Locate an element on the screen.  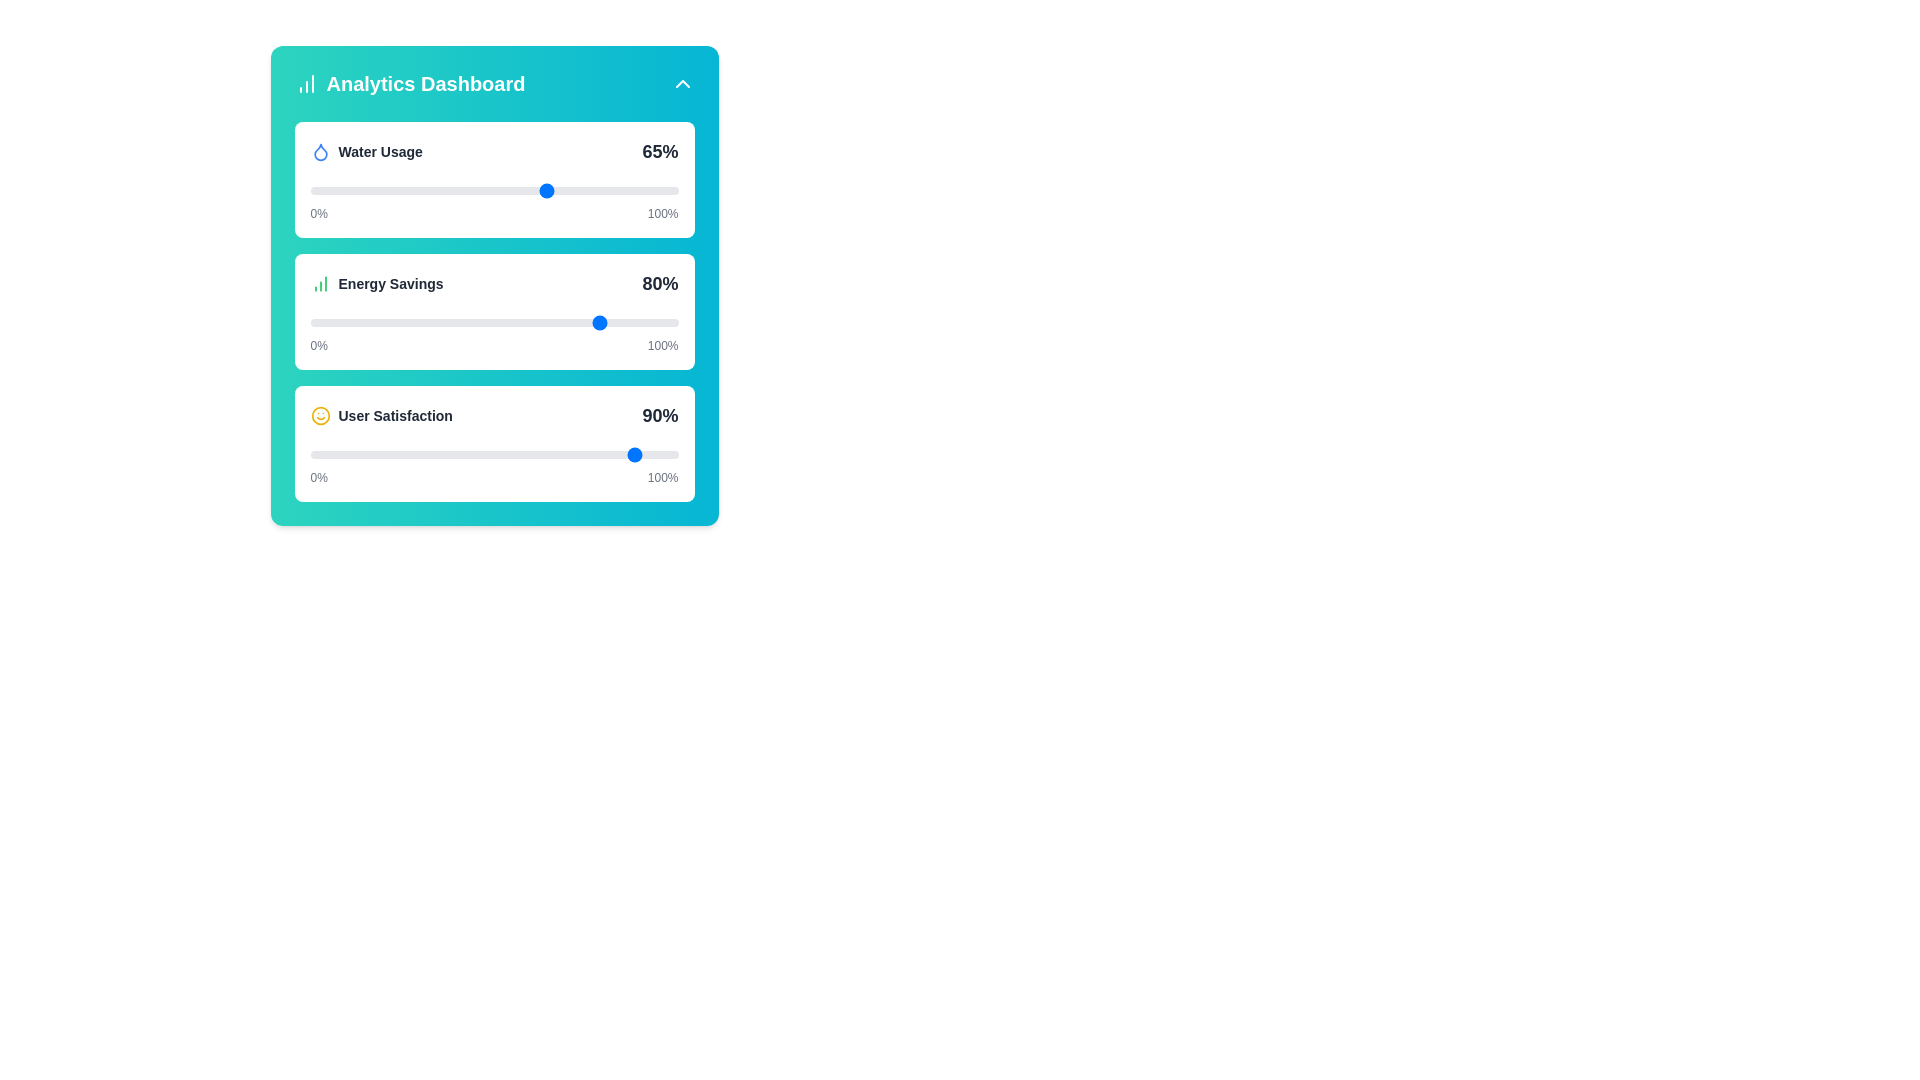
User Satisfaction is located at coordinates (380, 455).